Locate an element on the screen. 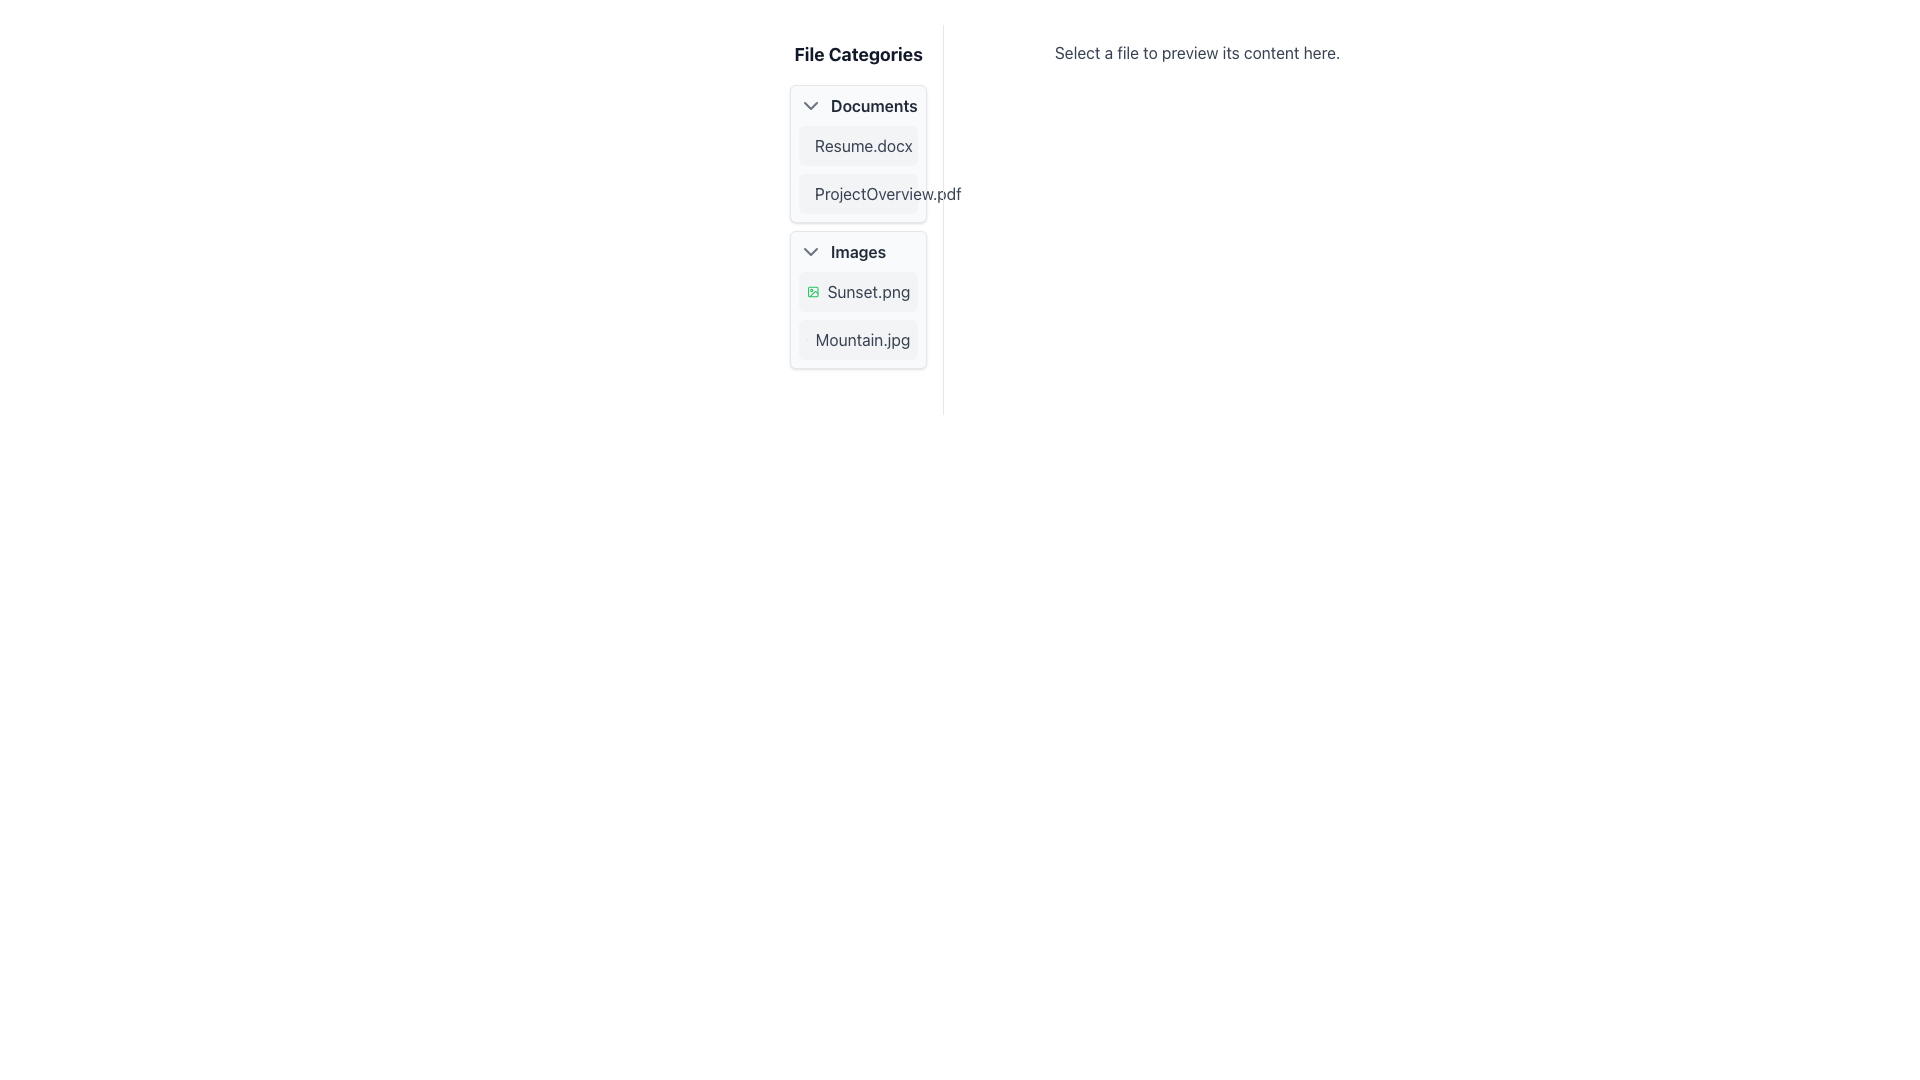 Image resolution: width=1920 pixels, height=1080 pixels. the list item containing the filenames 'Sunset.png' and 'Mountain.jpg' in the 'Images' section is located at coordinates (858, 315).